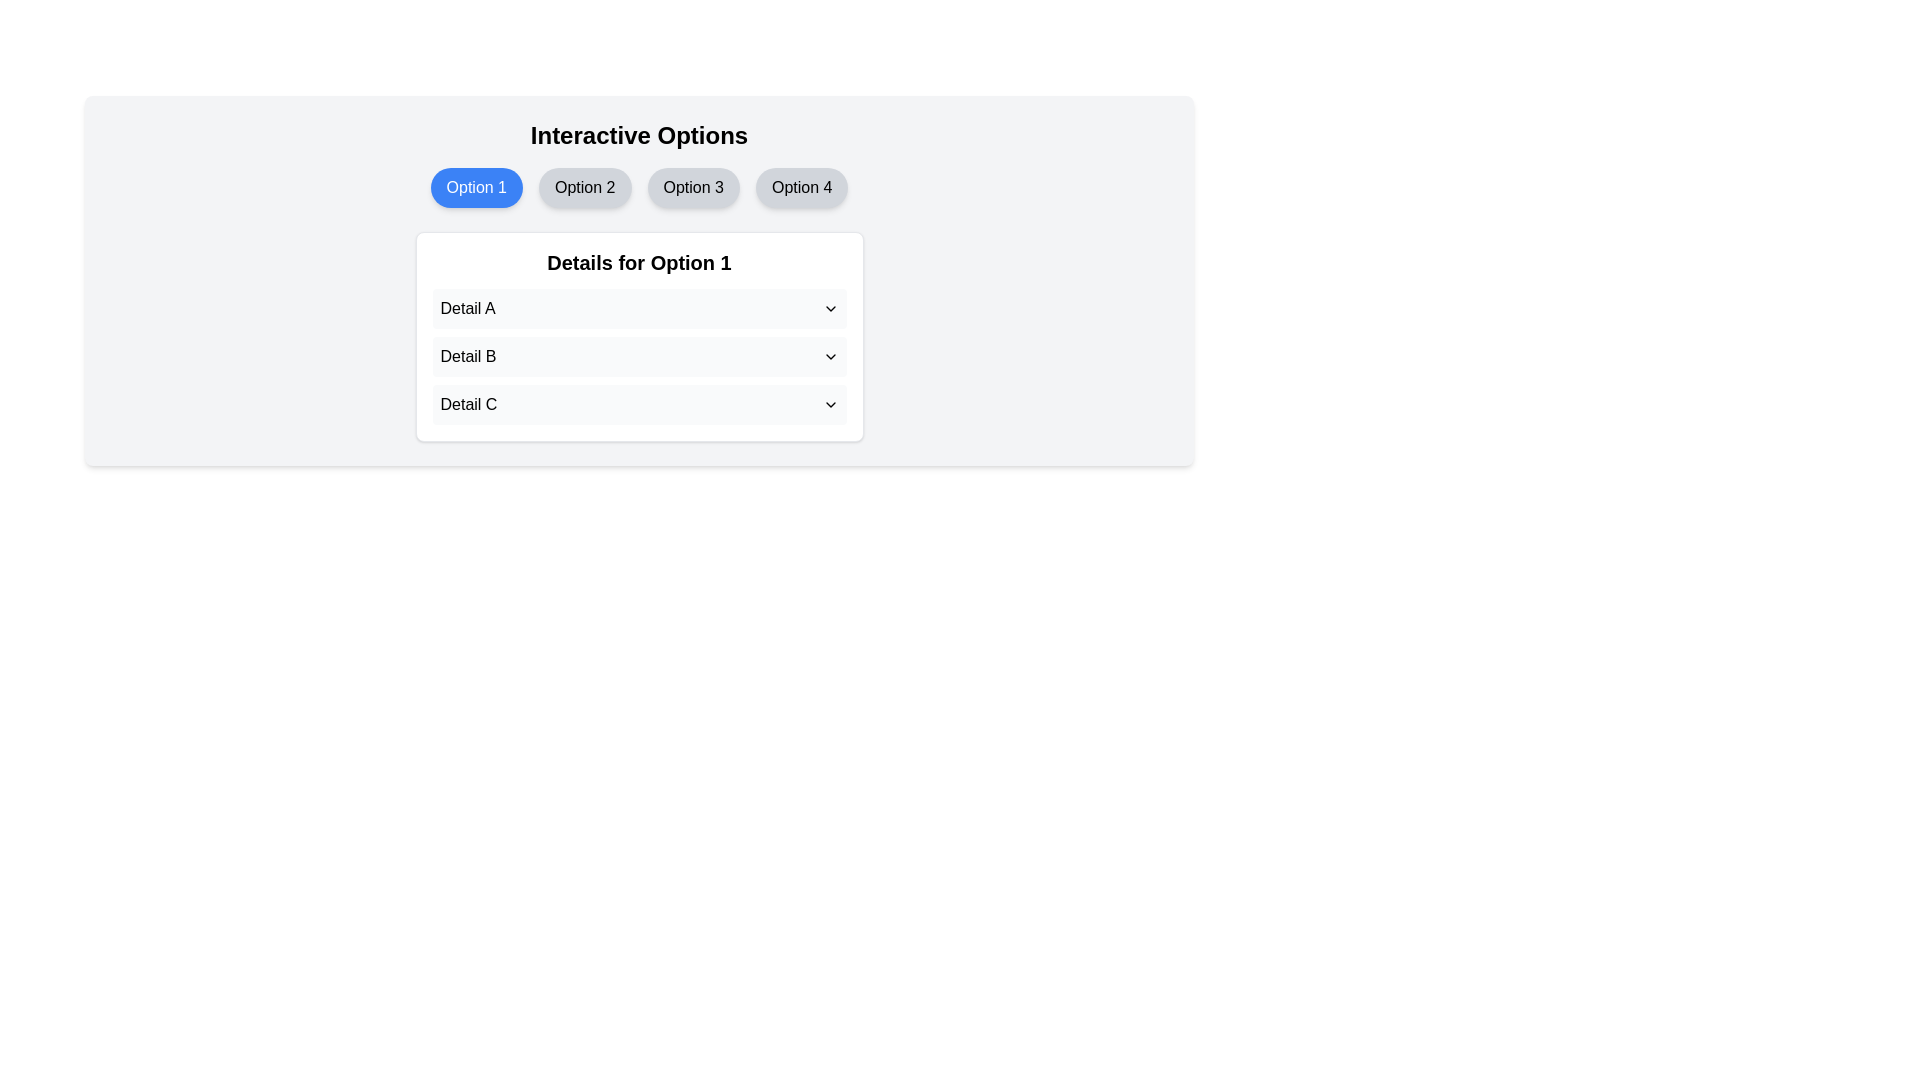  I want to click on the button labeled 'Option 3' with a rounded rectangular shape and light gray background, so click(693, 188).